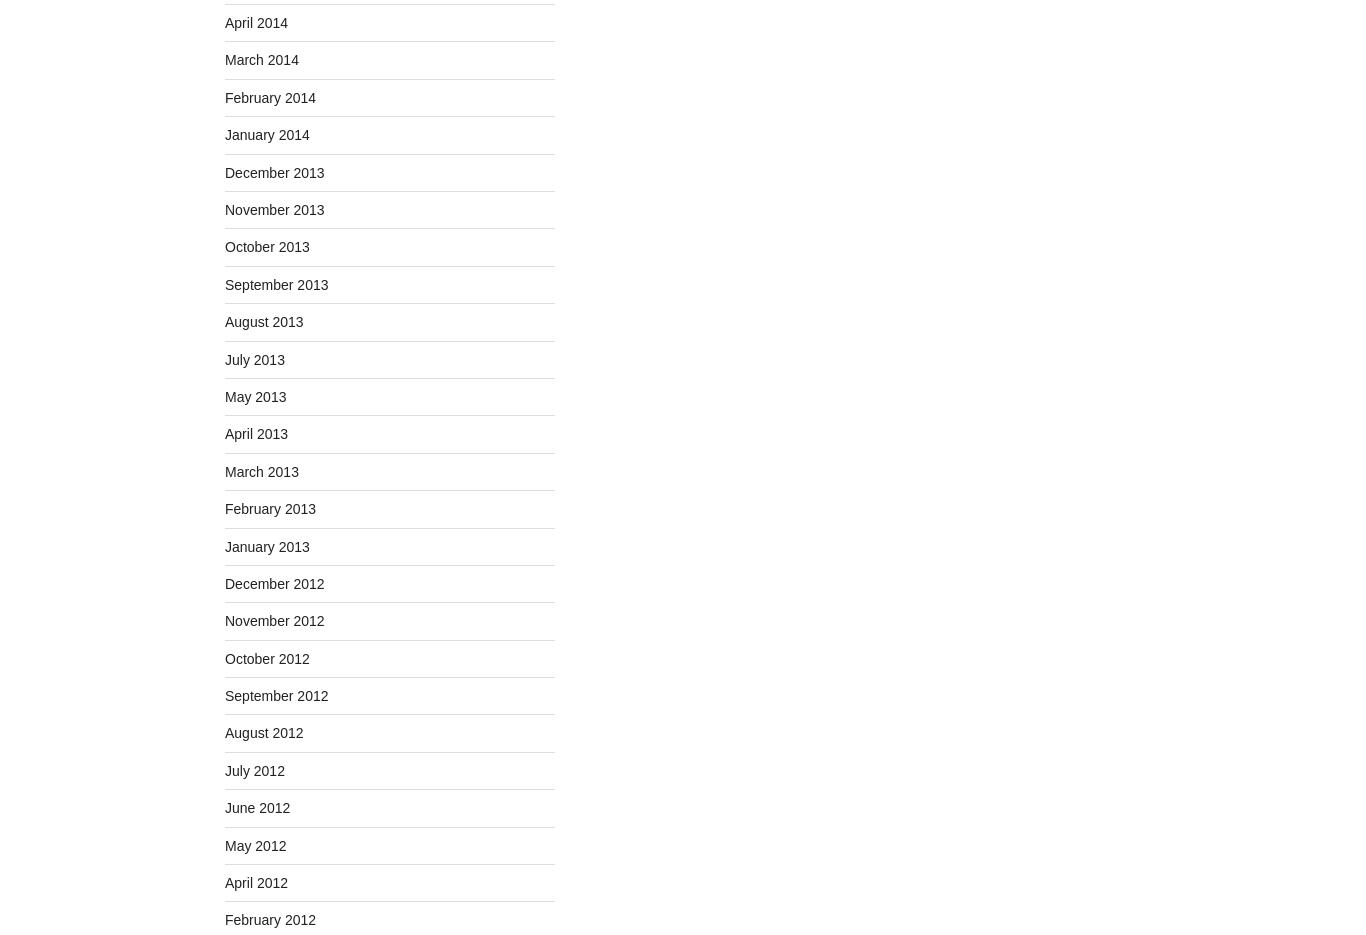 This screenshot has height=935, width=1366. What do you see at coordinates (276, 282) in the screenshot?
I see `'September 2013'` at bounding box center [276, 282].